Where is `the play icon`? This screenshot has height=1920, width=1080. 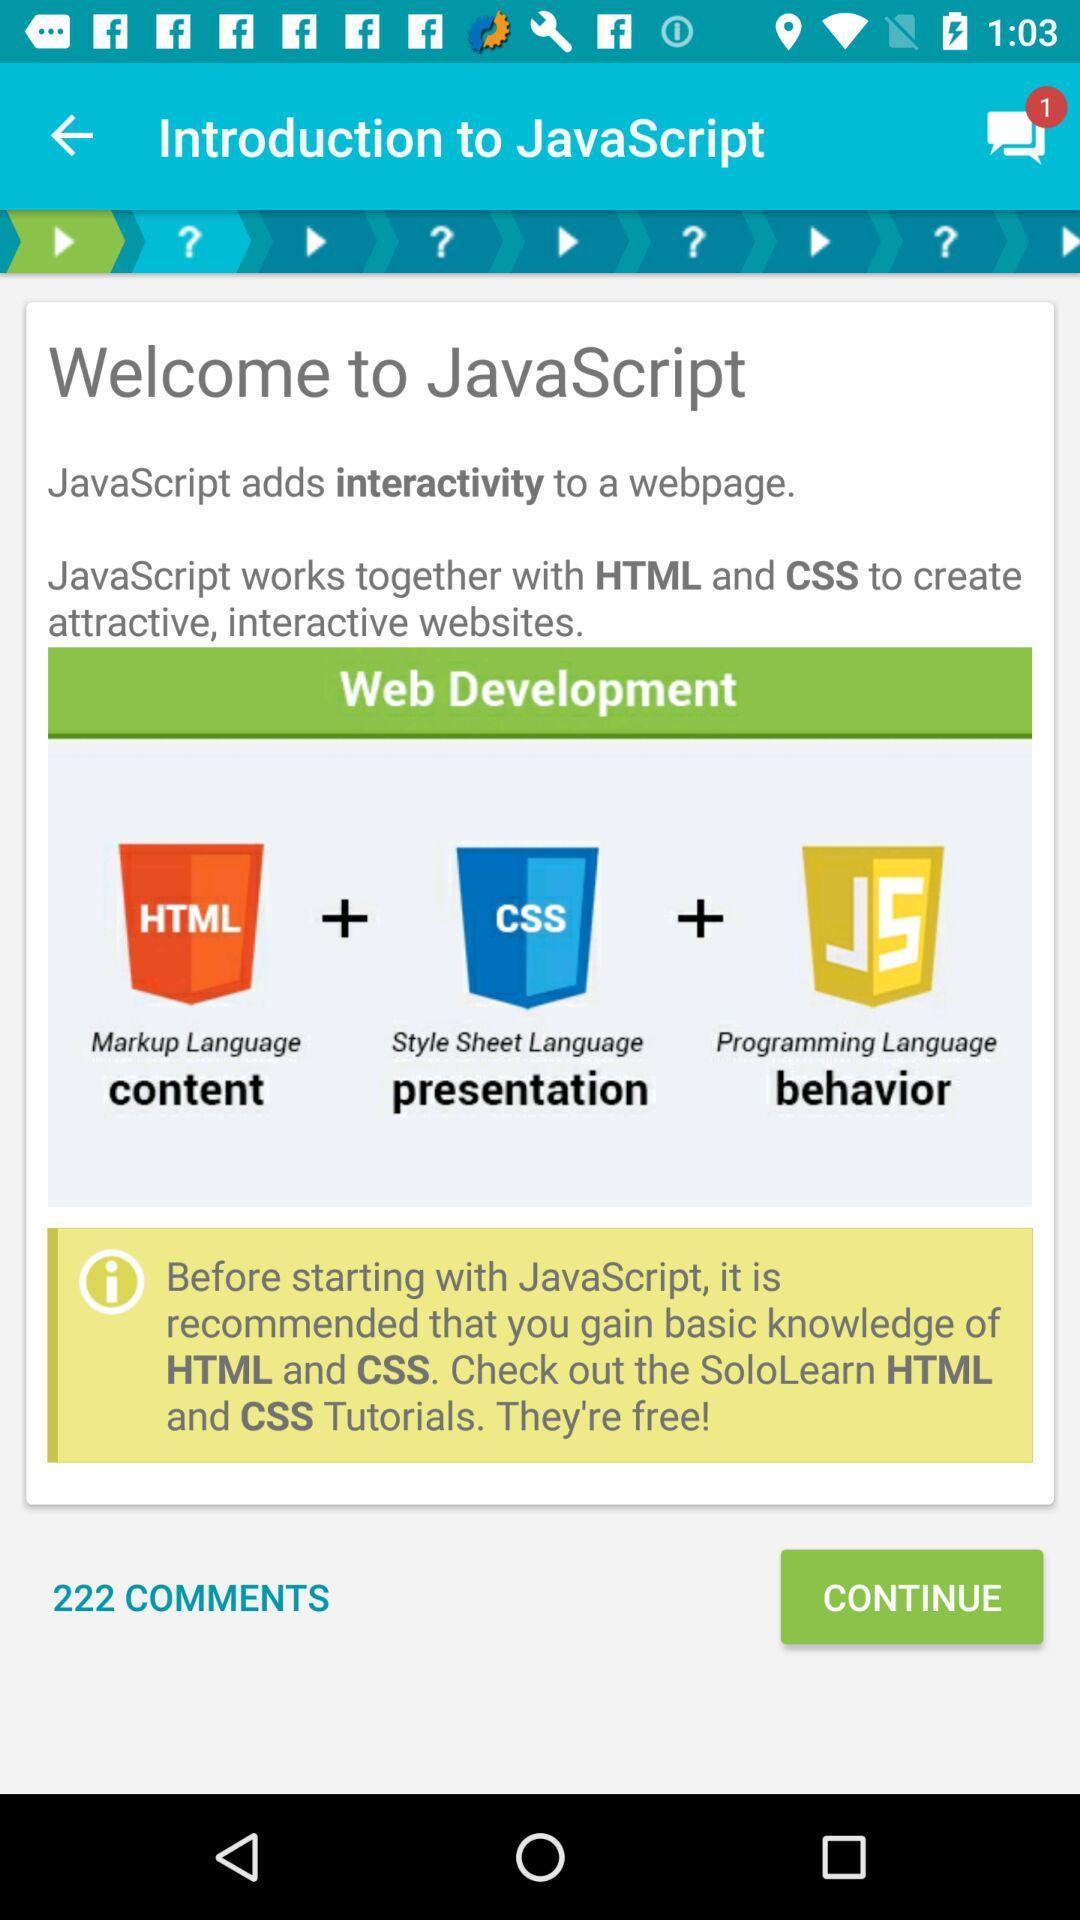
the play icon is located at coordinates (315, 240).